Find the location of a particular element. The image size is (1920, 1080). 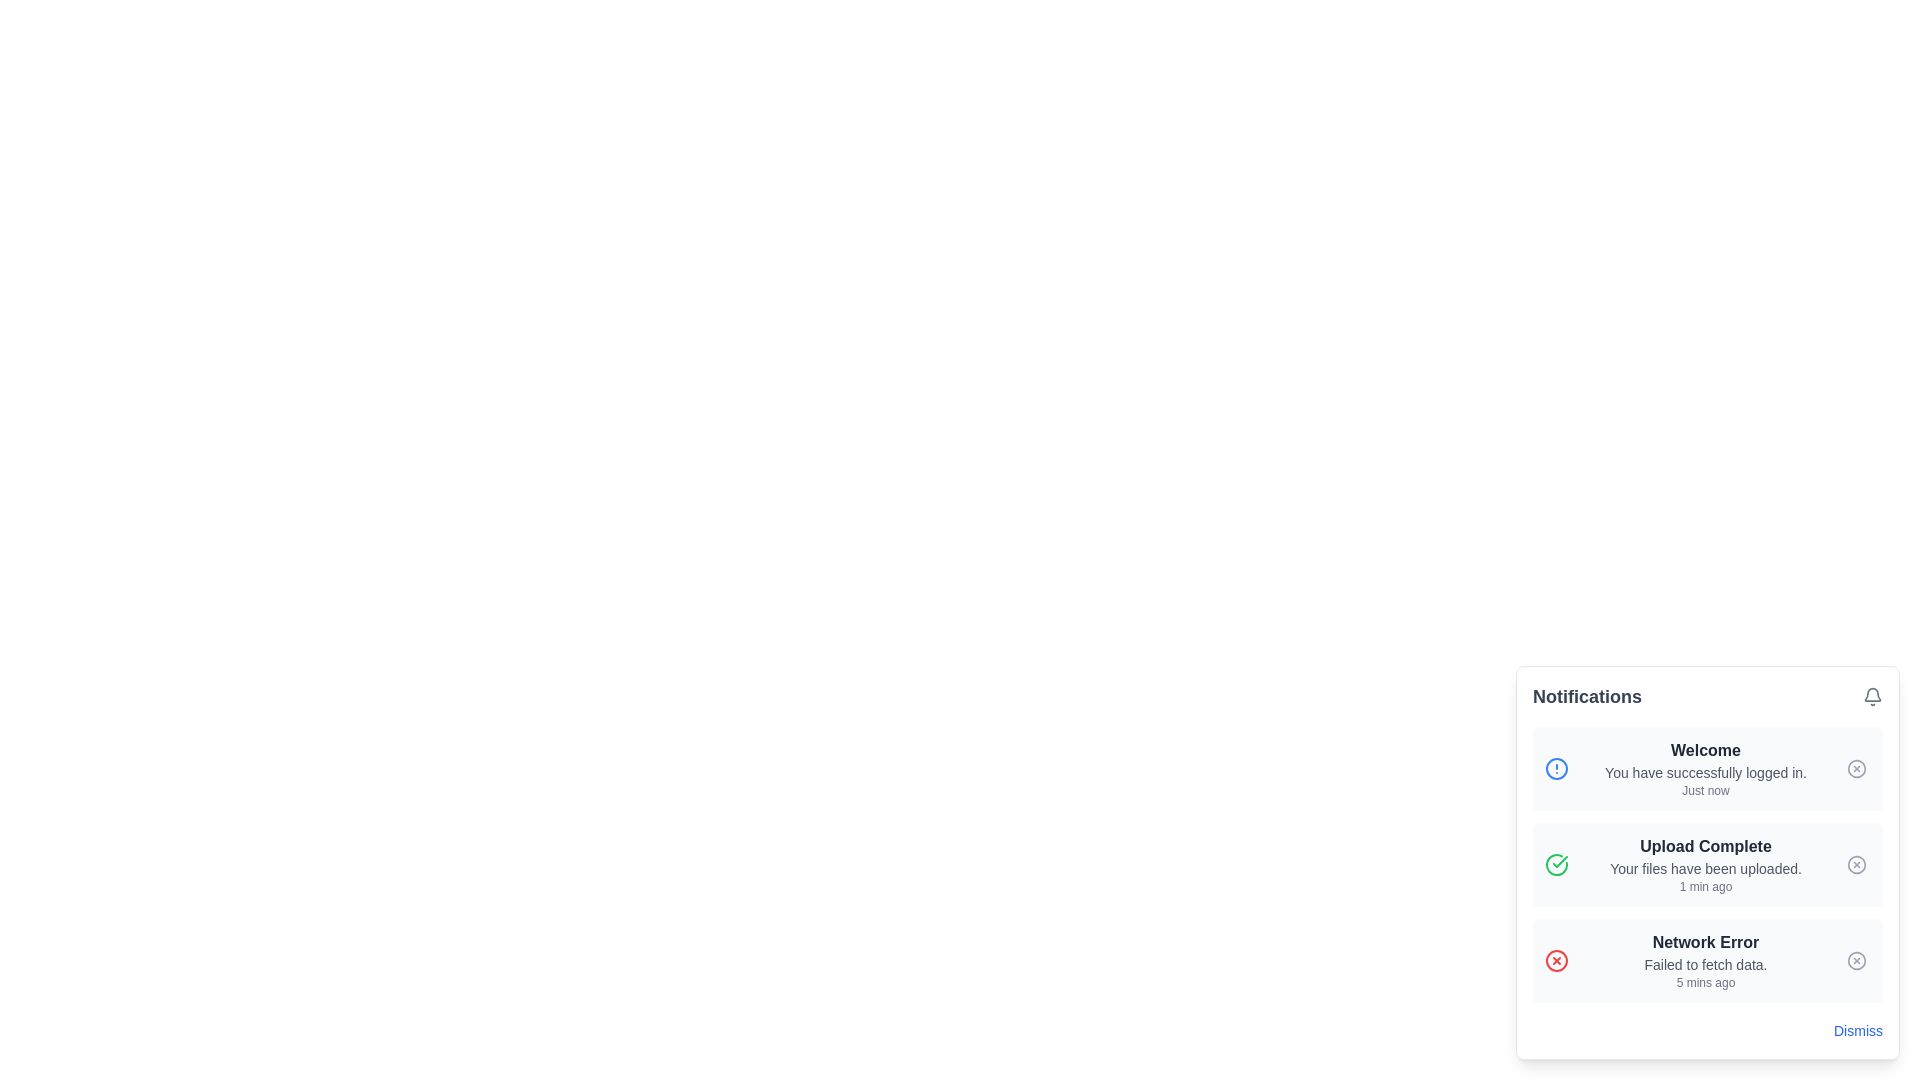

the text label stating 'Your files have been uploaded.' located within the notification group titled 'Upload Complete.' is located at coordinates (1704, 867).